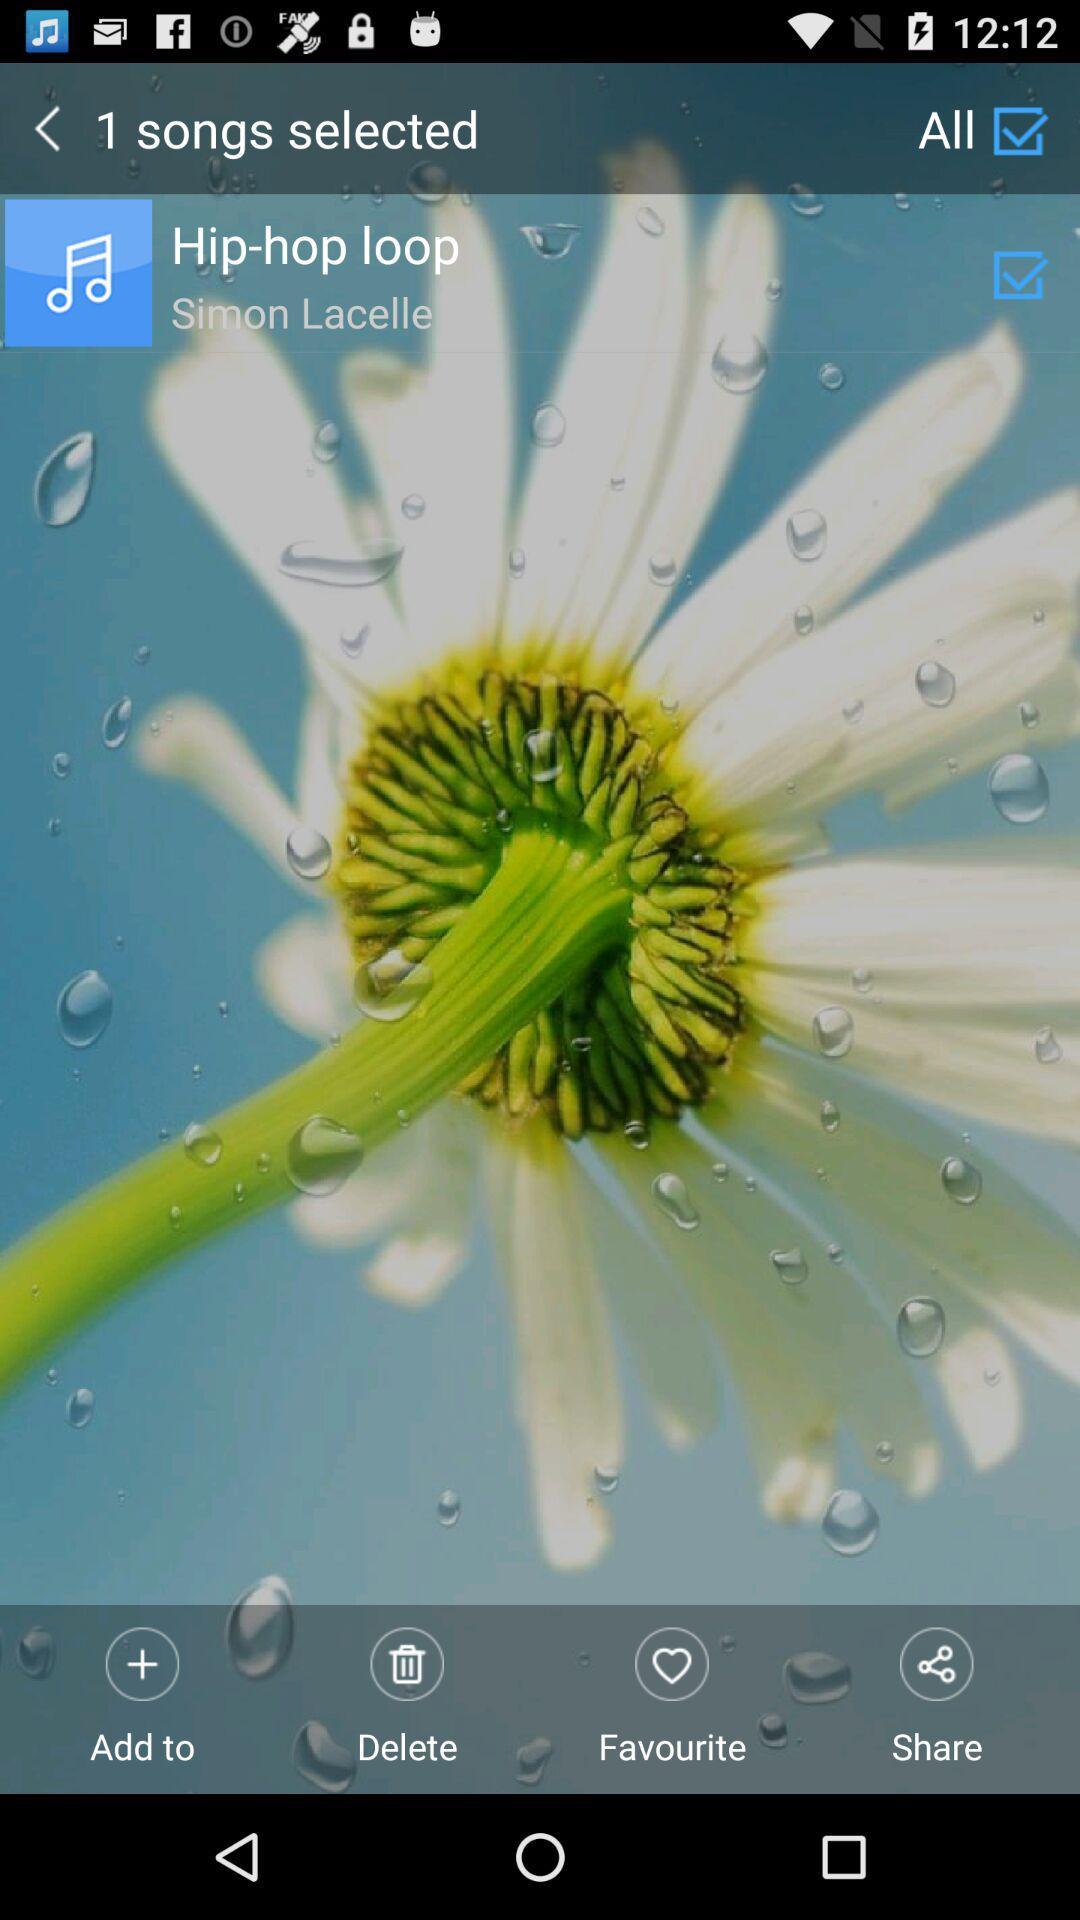  I want to click on icon next to the favourite, so click(937, 1698).